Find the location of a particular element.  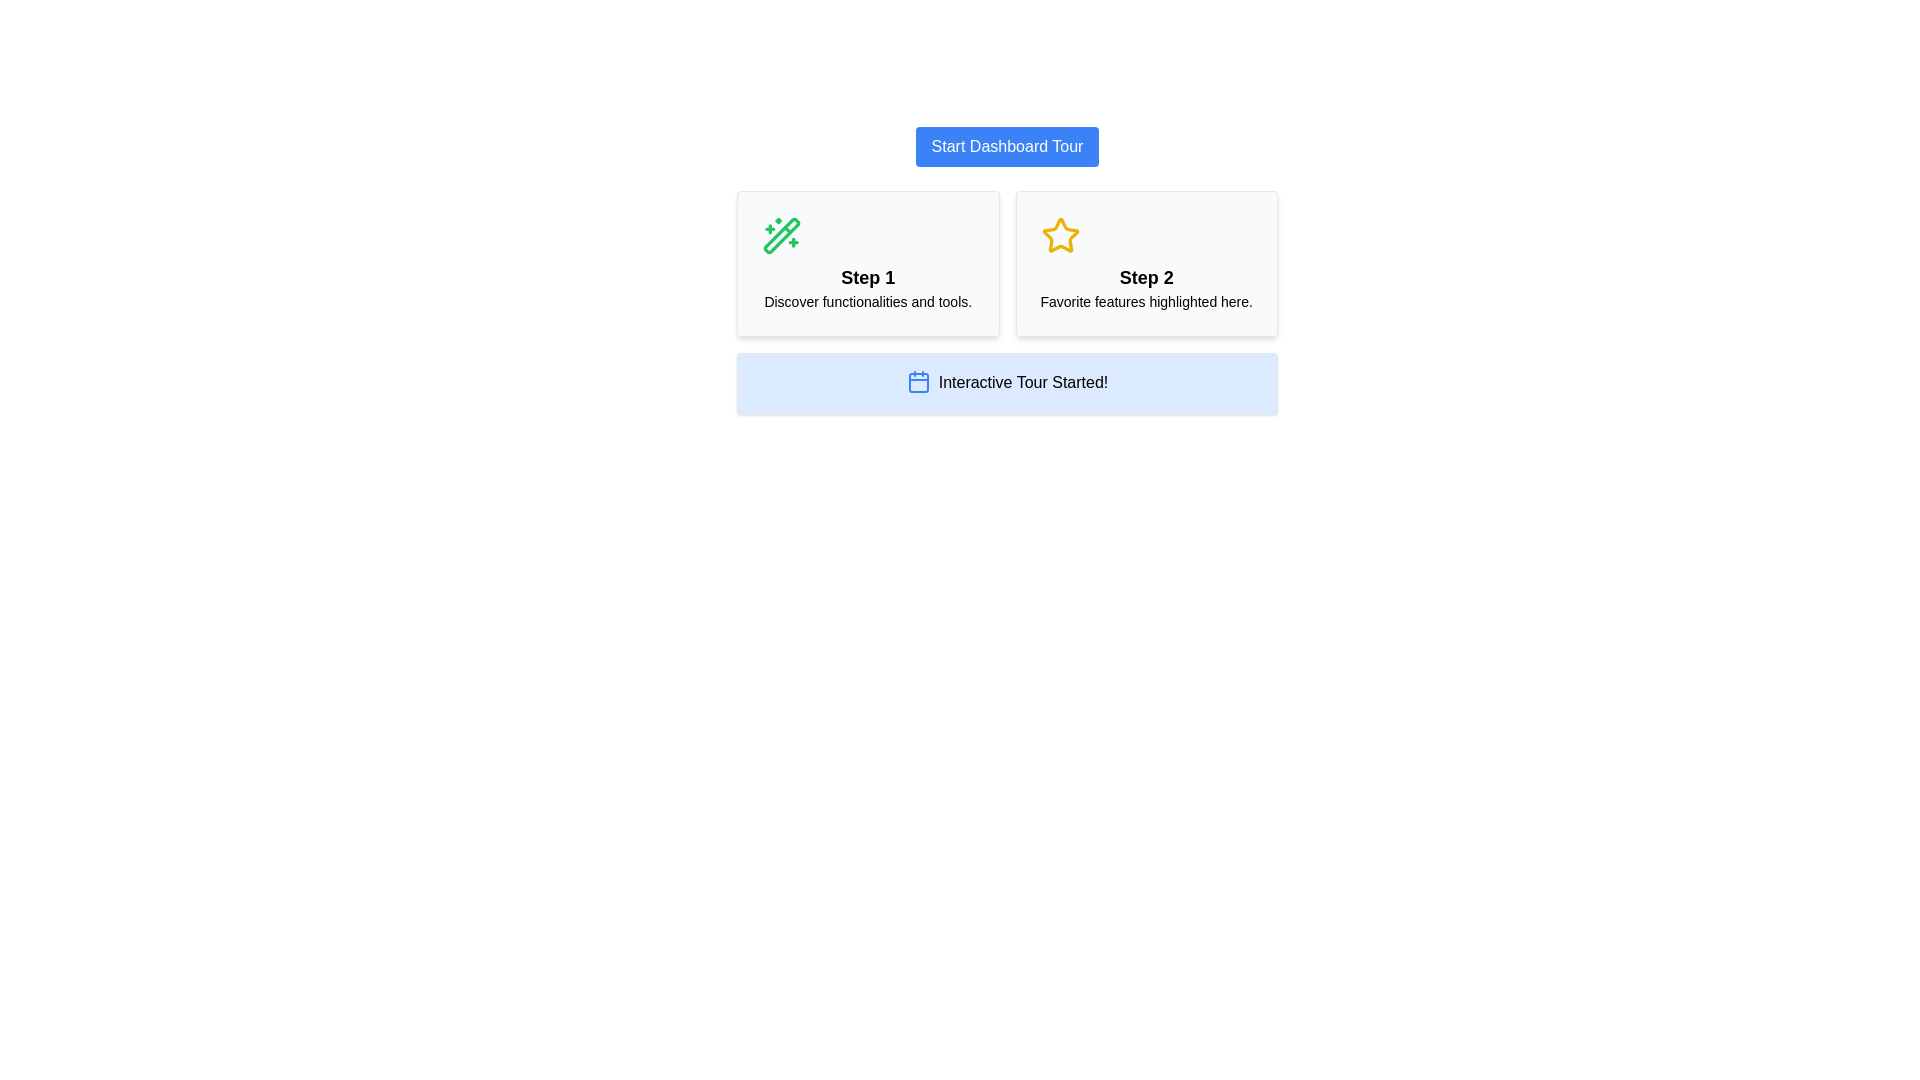

the green wand icon with sparkles located within the 'Step 1' card at the top-center of the interface is located at coordinates (781, 234).